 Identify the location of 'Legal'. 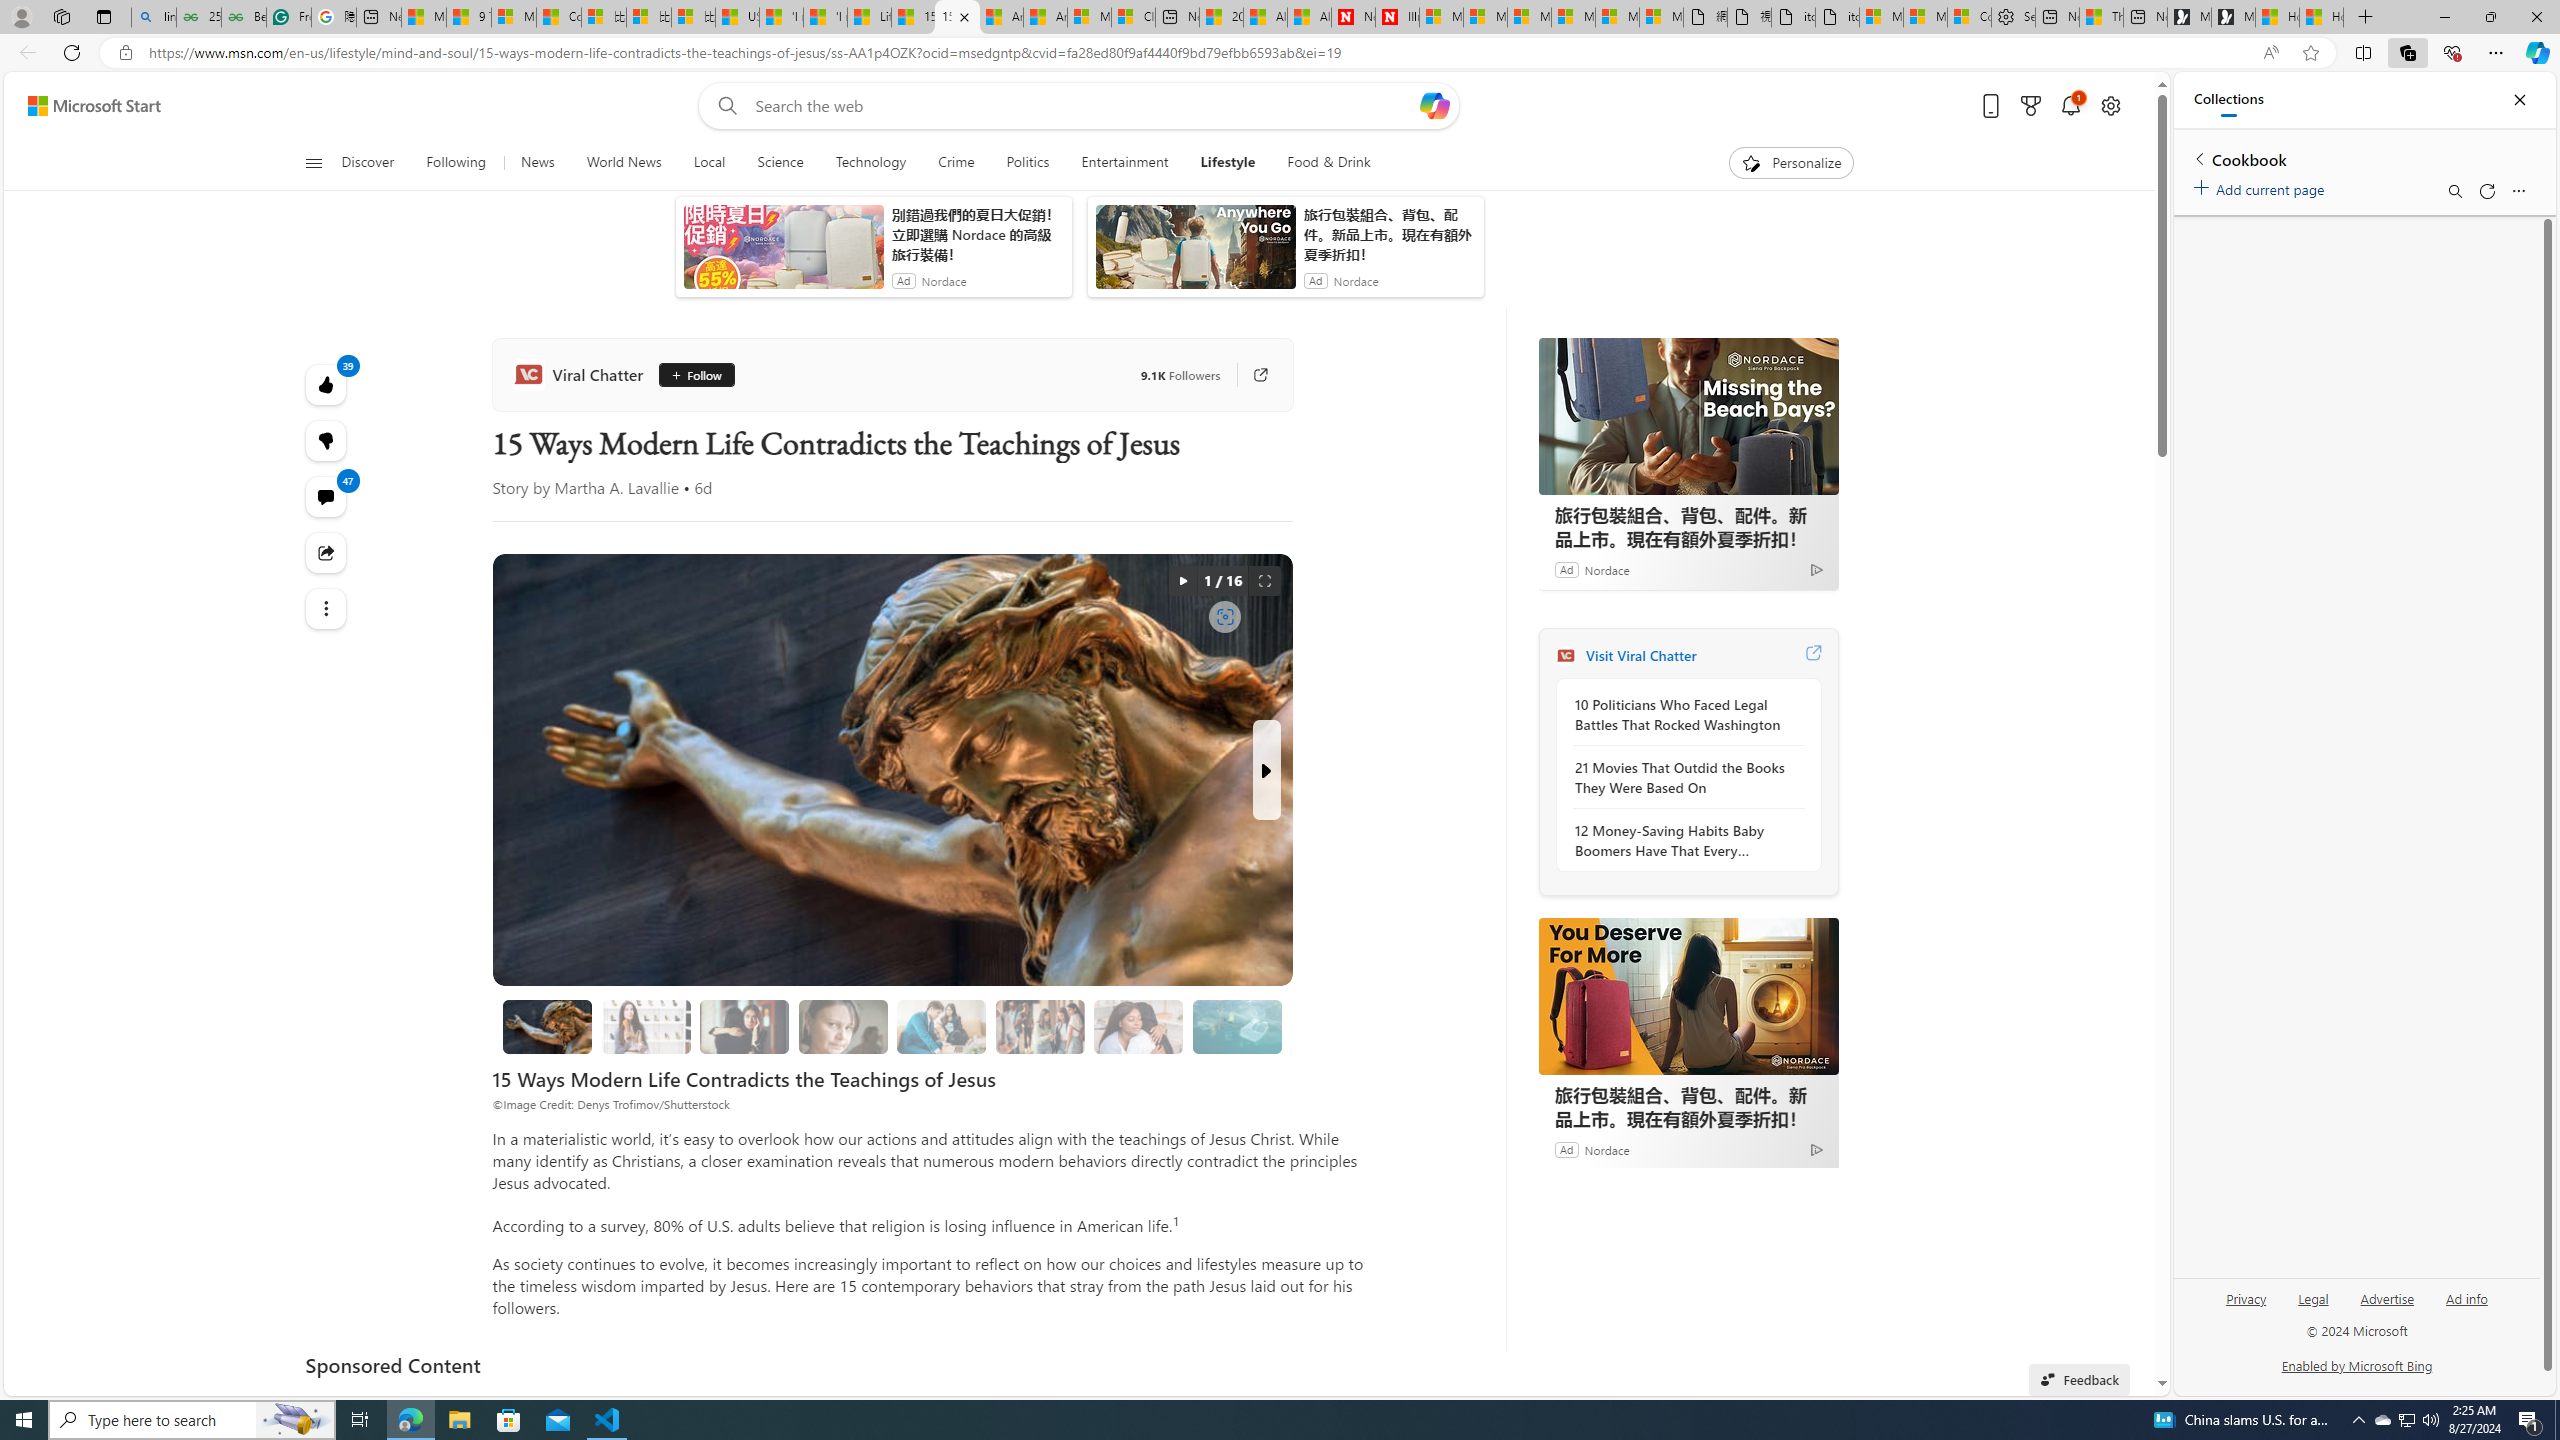
(2314, 1298).